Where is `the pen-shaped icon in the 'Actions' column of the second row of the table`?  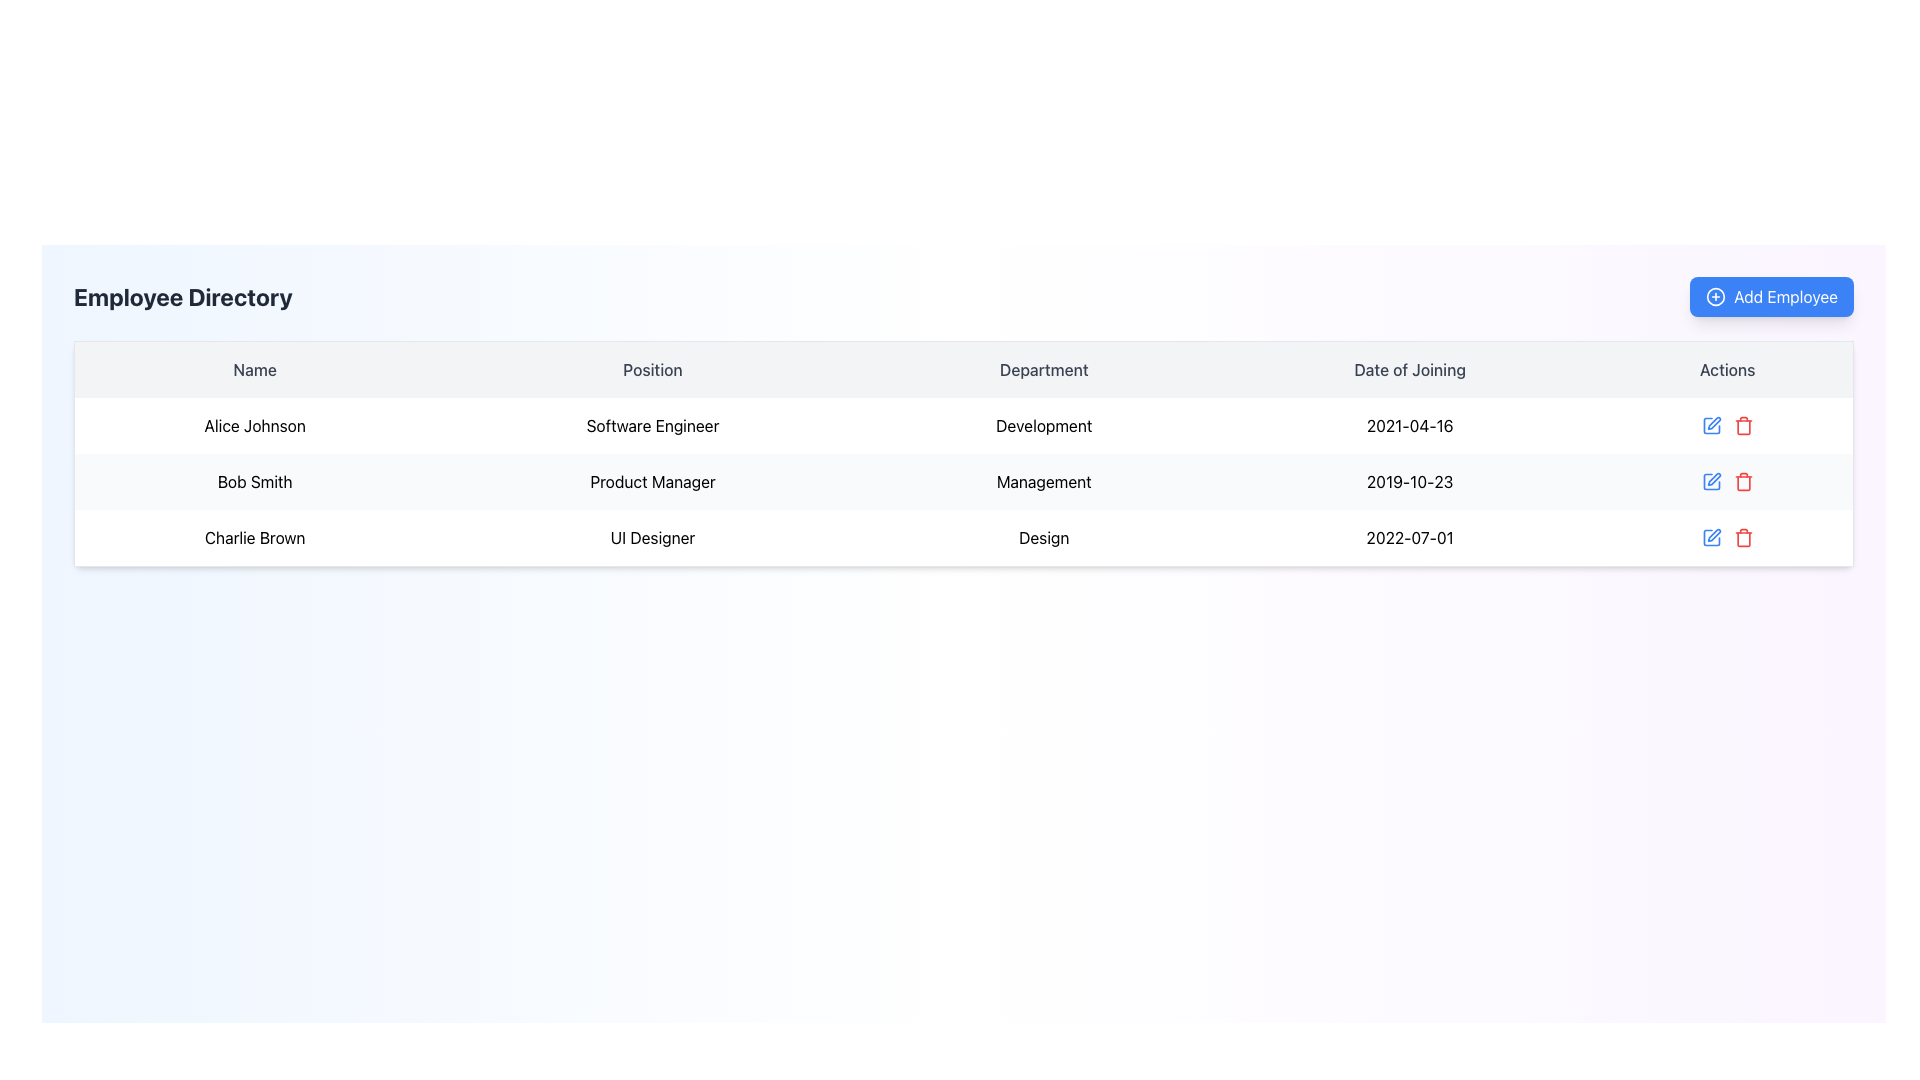
the pen-shaped icon in the 'Actions' column of the second row of the table is located at coordinates (1713, 479).